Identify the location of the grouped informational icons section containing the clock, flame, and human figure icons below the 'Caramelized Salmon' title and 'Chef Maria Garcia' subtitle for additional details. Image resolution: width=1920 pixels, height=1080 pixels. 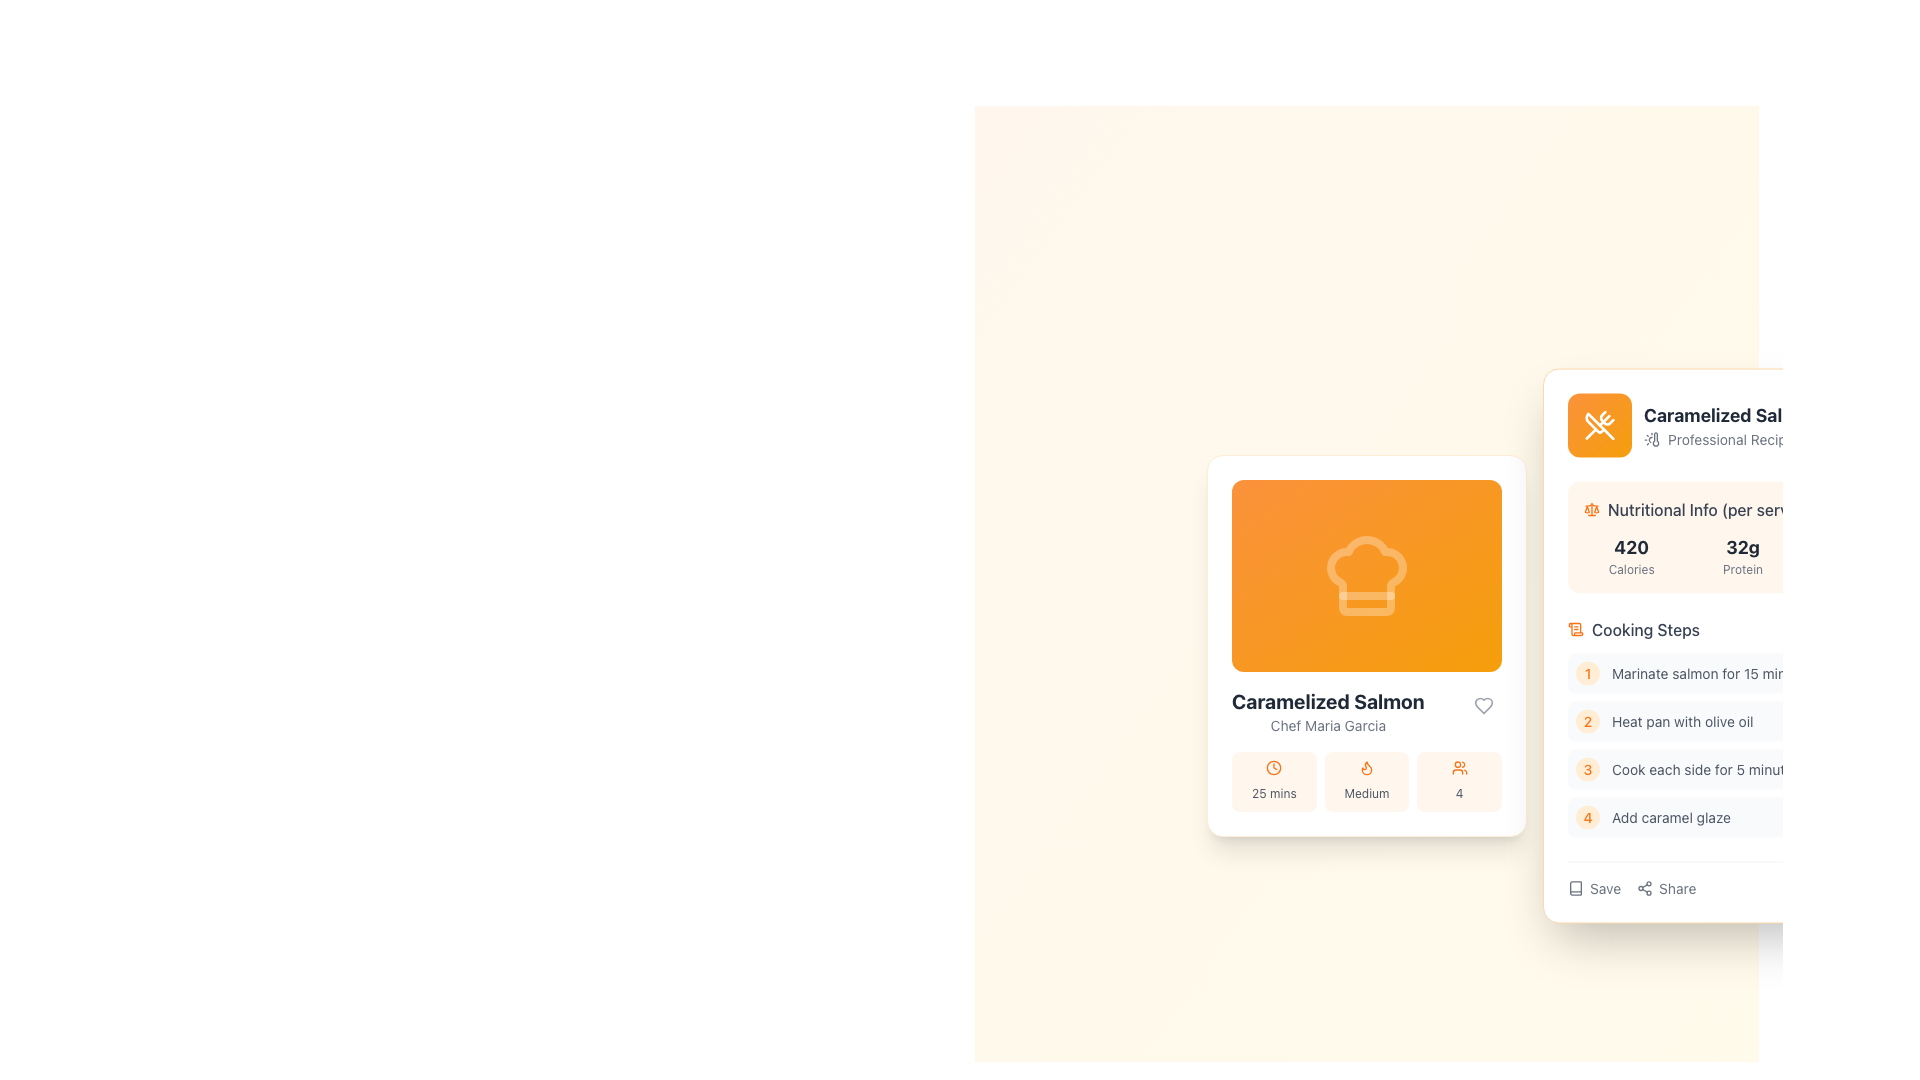
(1366, 749).